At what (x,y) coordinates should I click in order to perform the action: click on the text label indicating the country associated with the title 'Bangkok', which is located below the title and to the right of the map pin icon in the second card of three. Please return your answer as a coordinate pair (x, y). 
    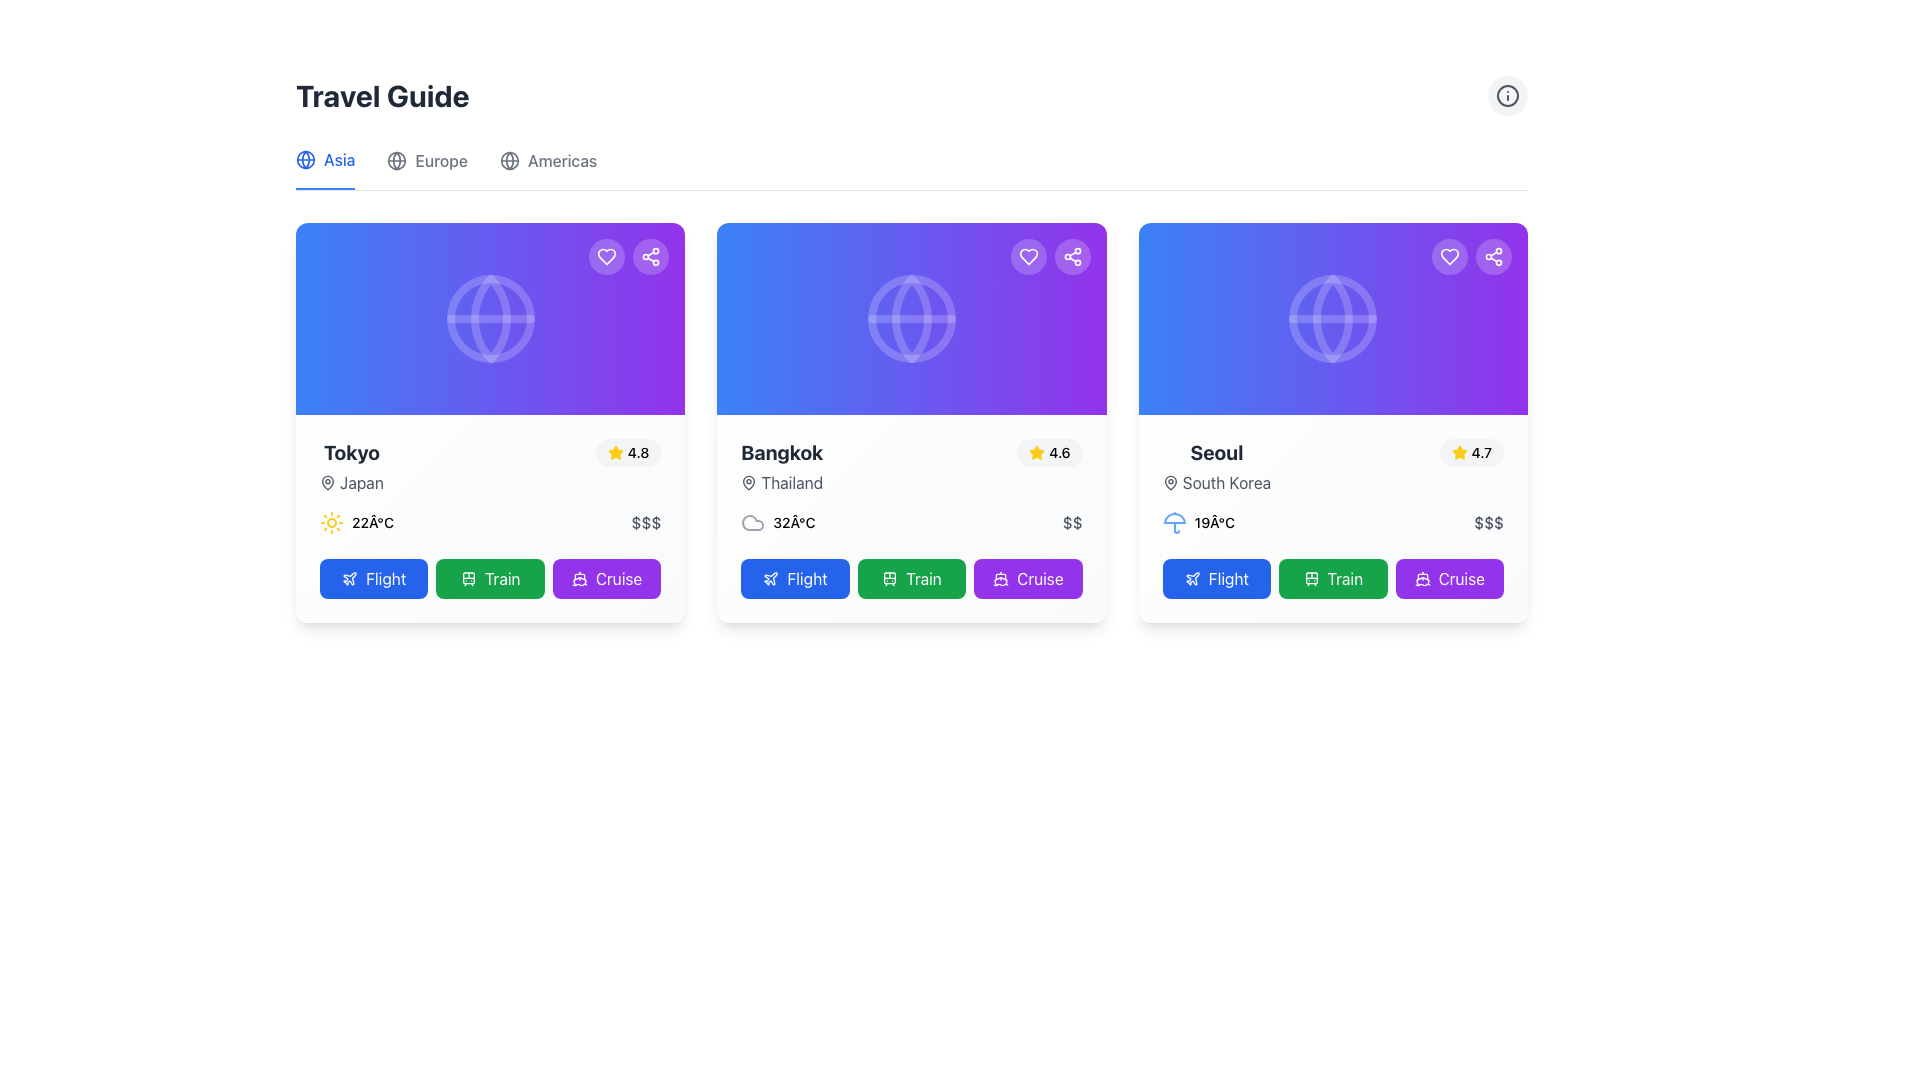
    Looking at the image, I should click on (781, 482).